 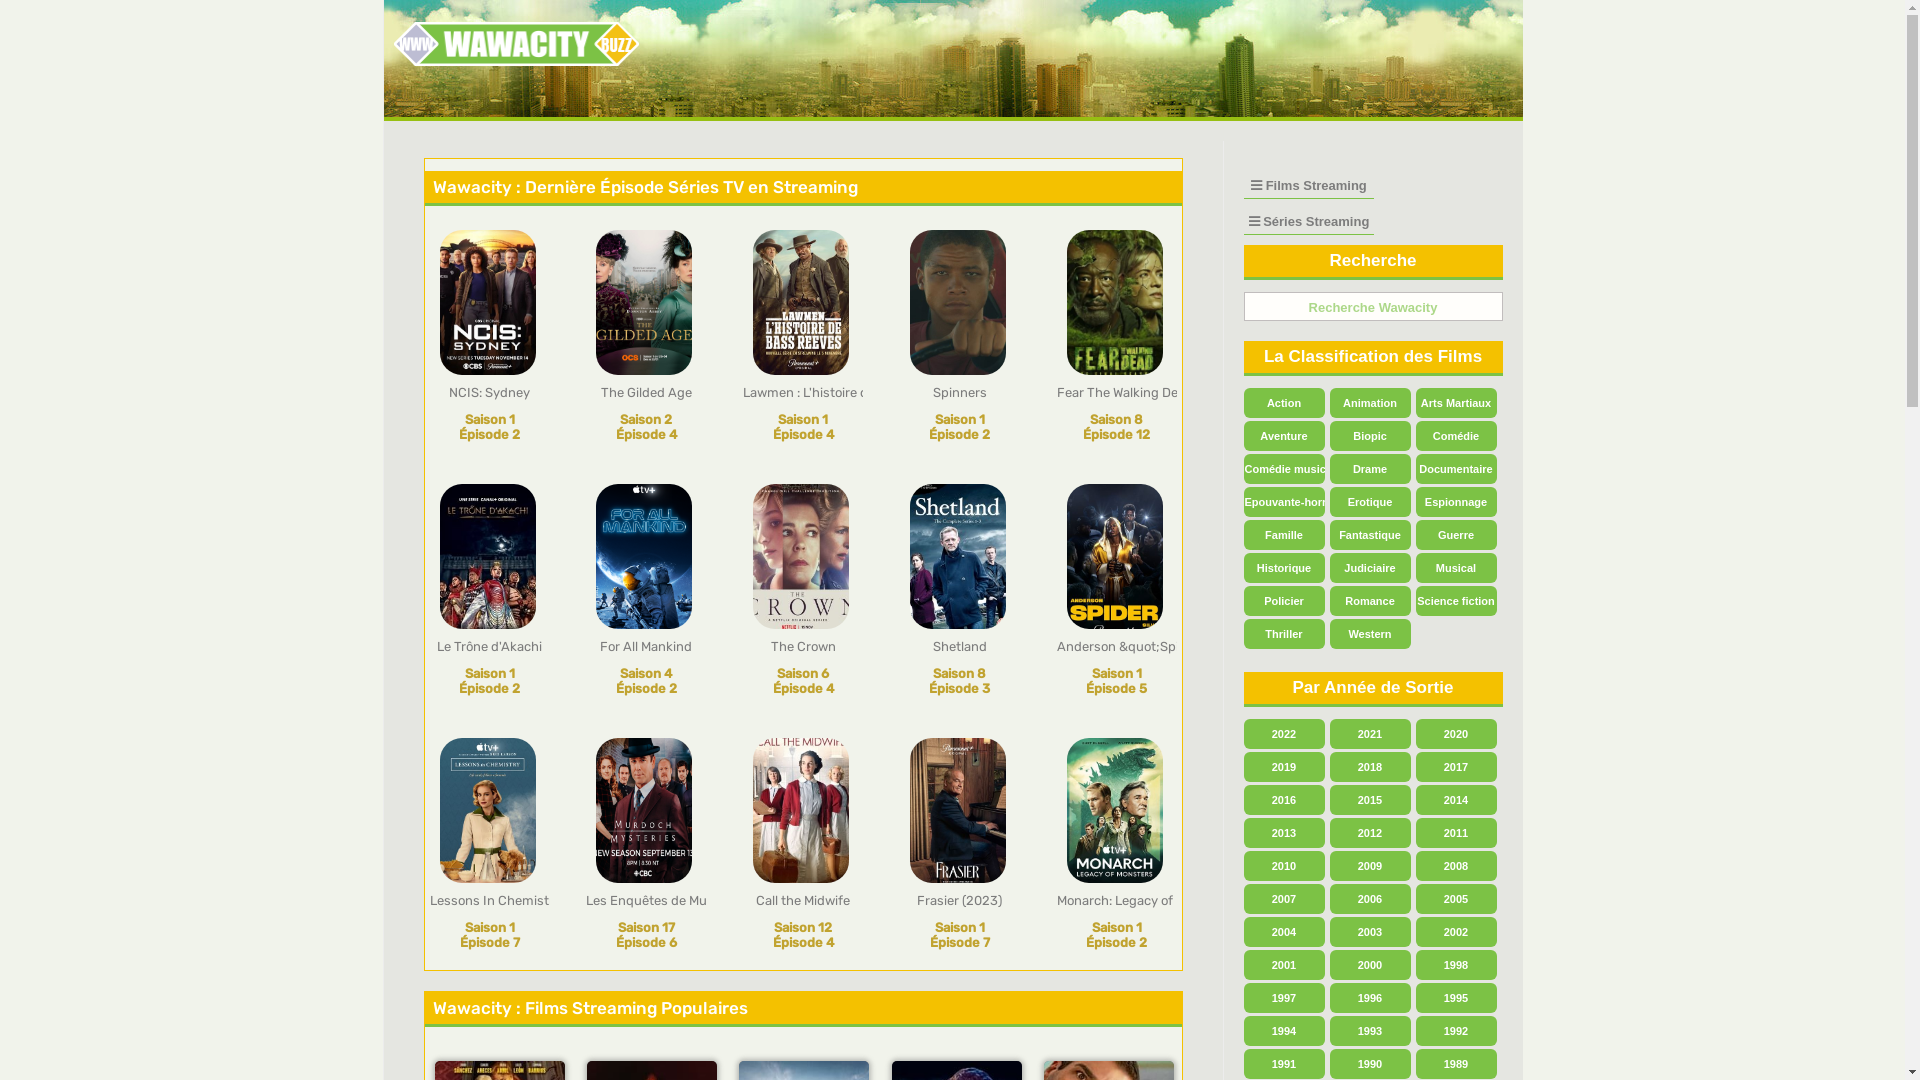 What do you see at coordinates (1456, 998) in the screenshot?
I see `'1995'` at bounding box center [1456, 998].